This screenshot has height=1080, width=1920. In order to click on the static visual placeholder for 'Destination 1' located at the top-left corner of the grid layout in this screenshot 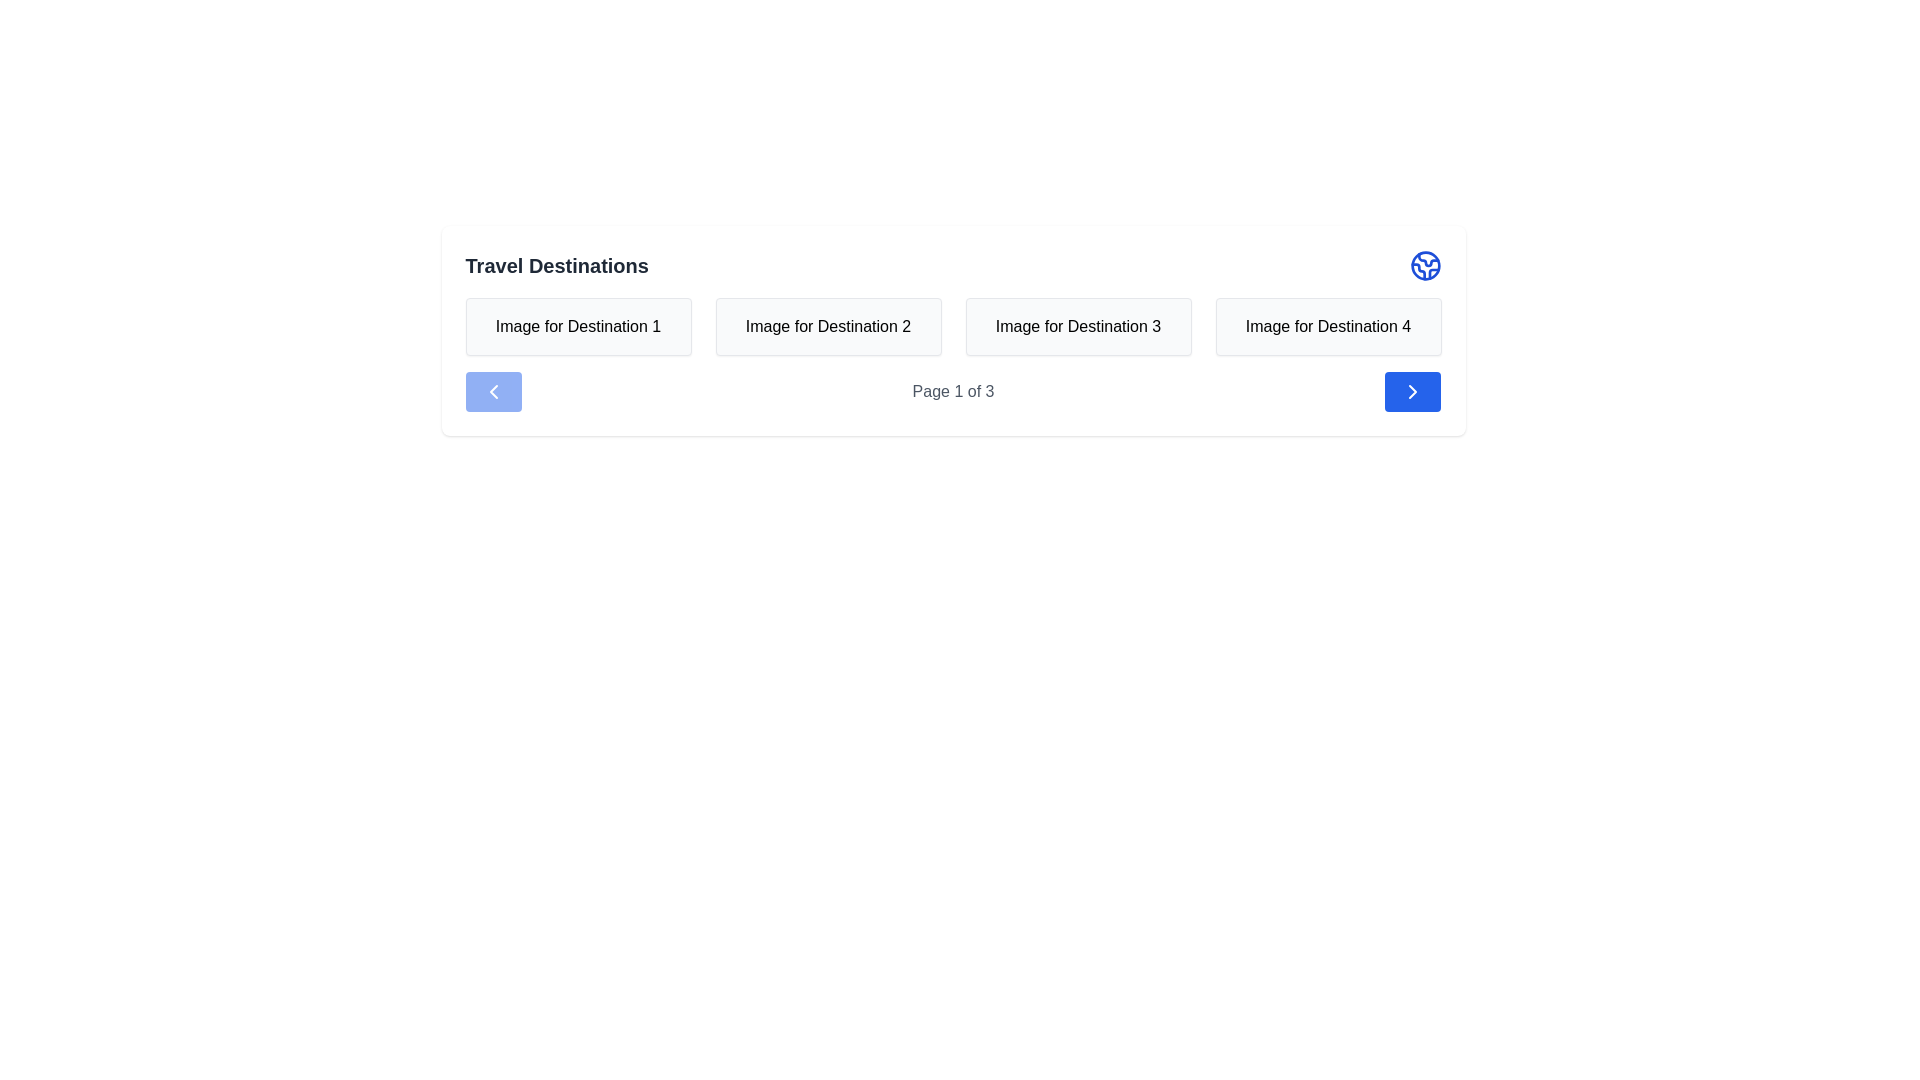, I will do `click(577, 326)`.